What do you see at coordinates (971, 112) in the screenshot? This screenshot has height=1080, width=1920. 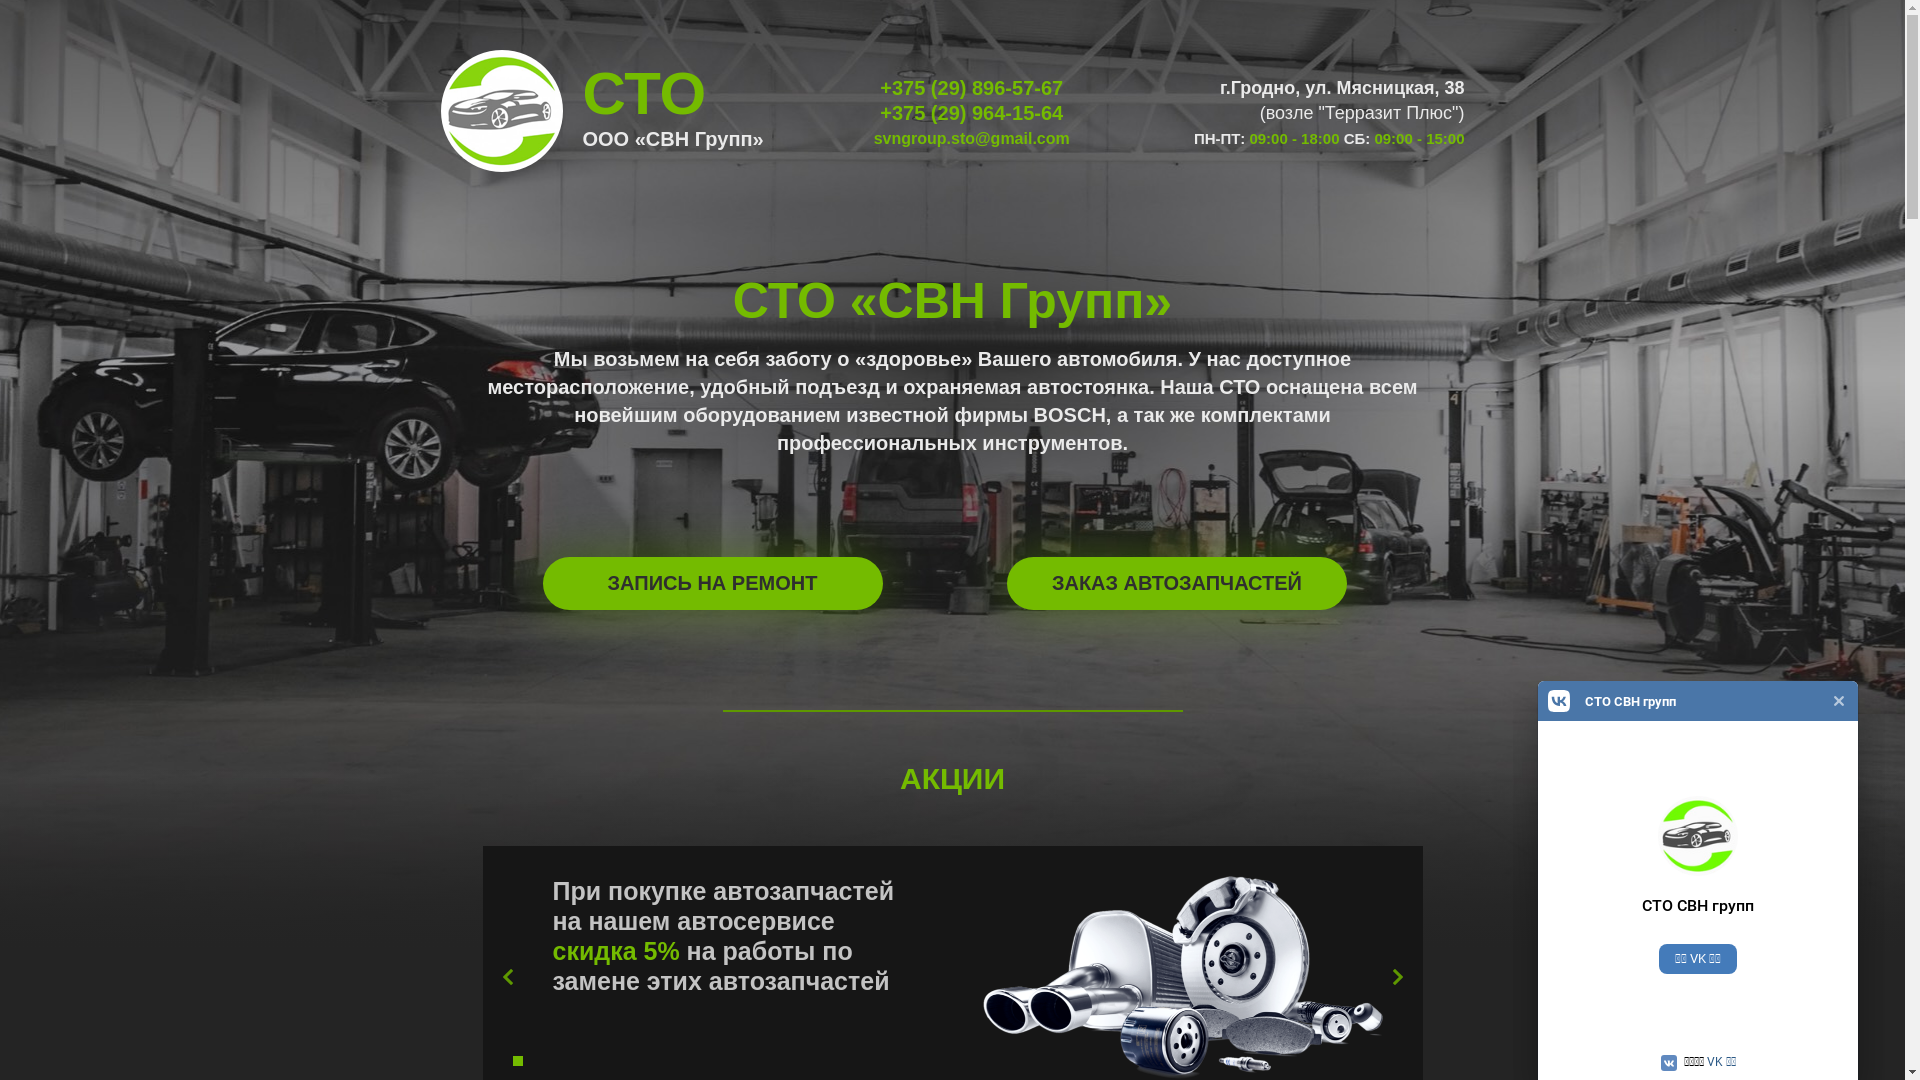 I see `'+375 (29) 964-15-64'` at bounding box center [971, 112].